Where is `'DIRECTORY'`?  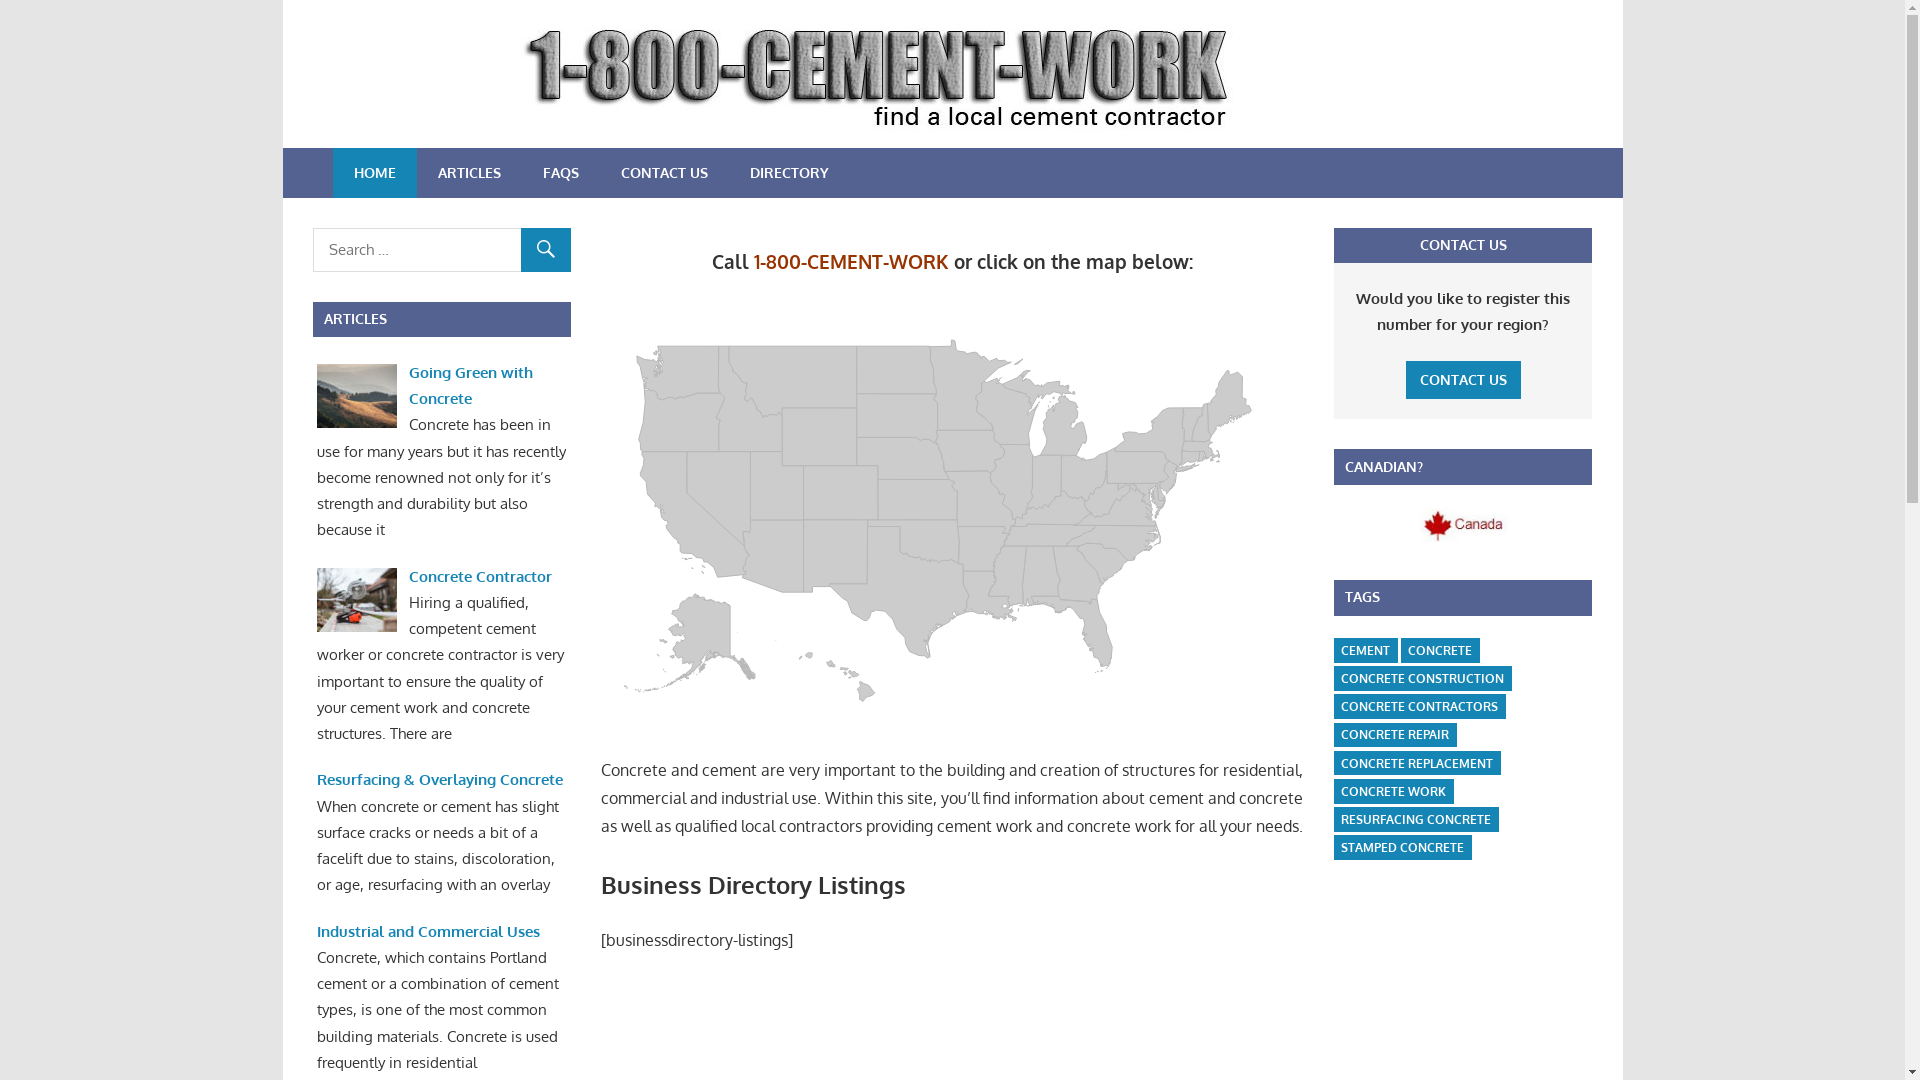 'DIRECTORY' is located at coordinates (727, 172).